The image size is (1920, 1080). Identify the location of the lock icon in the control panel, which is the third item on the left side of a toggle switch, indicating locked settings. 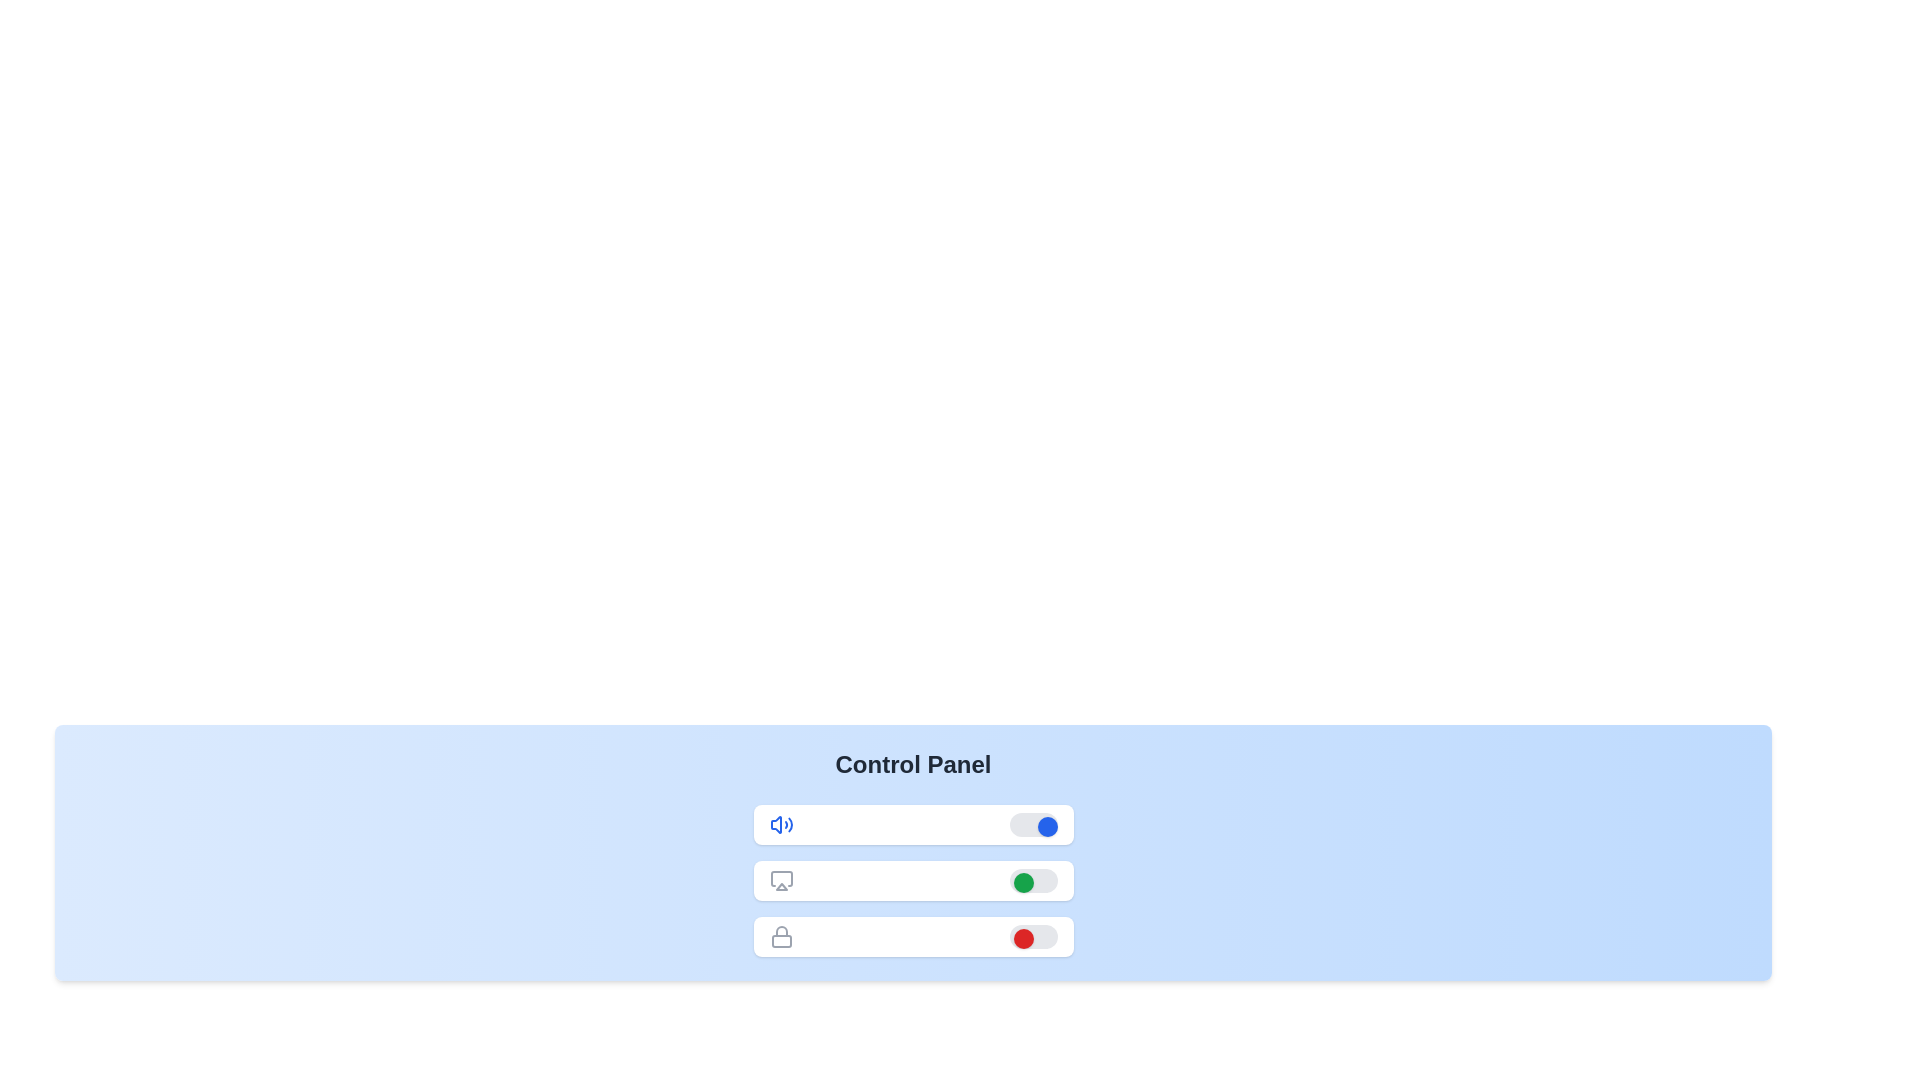
(780, 937).